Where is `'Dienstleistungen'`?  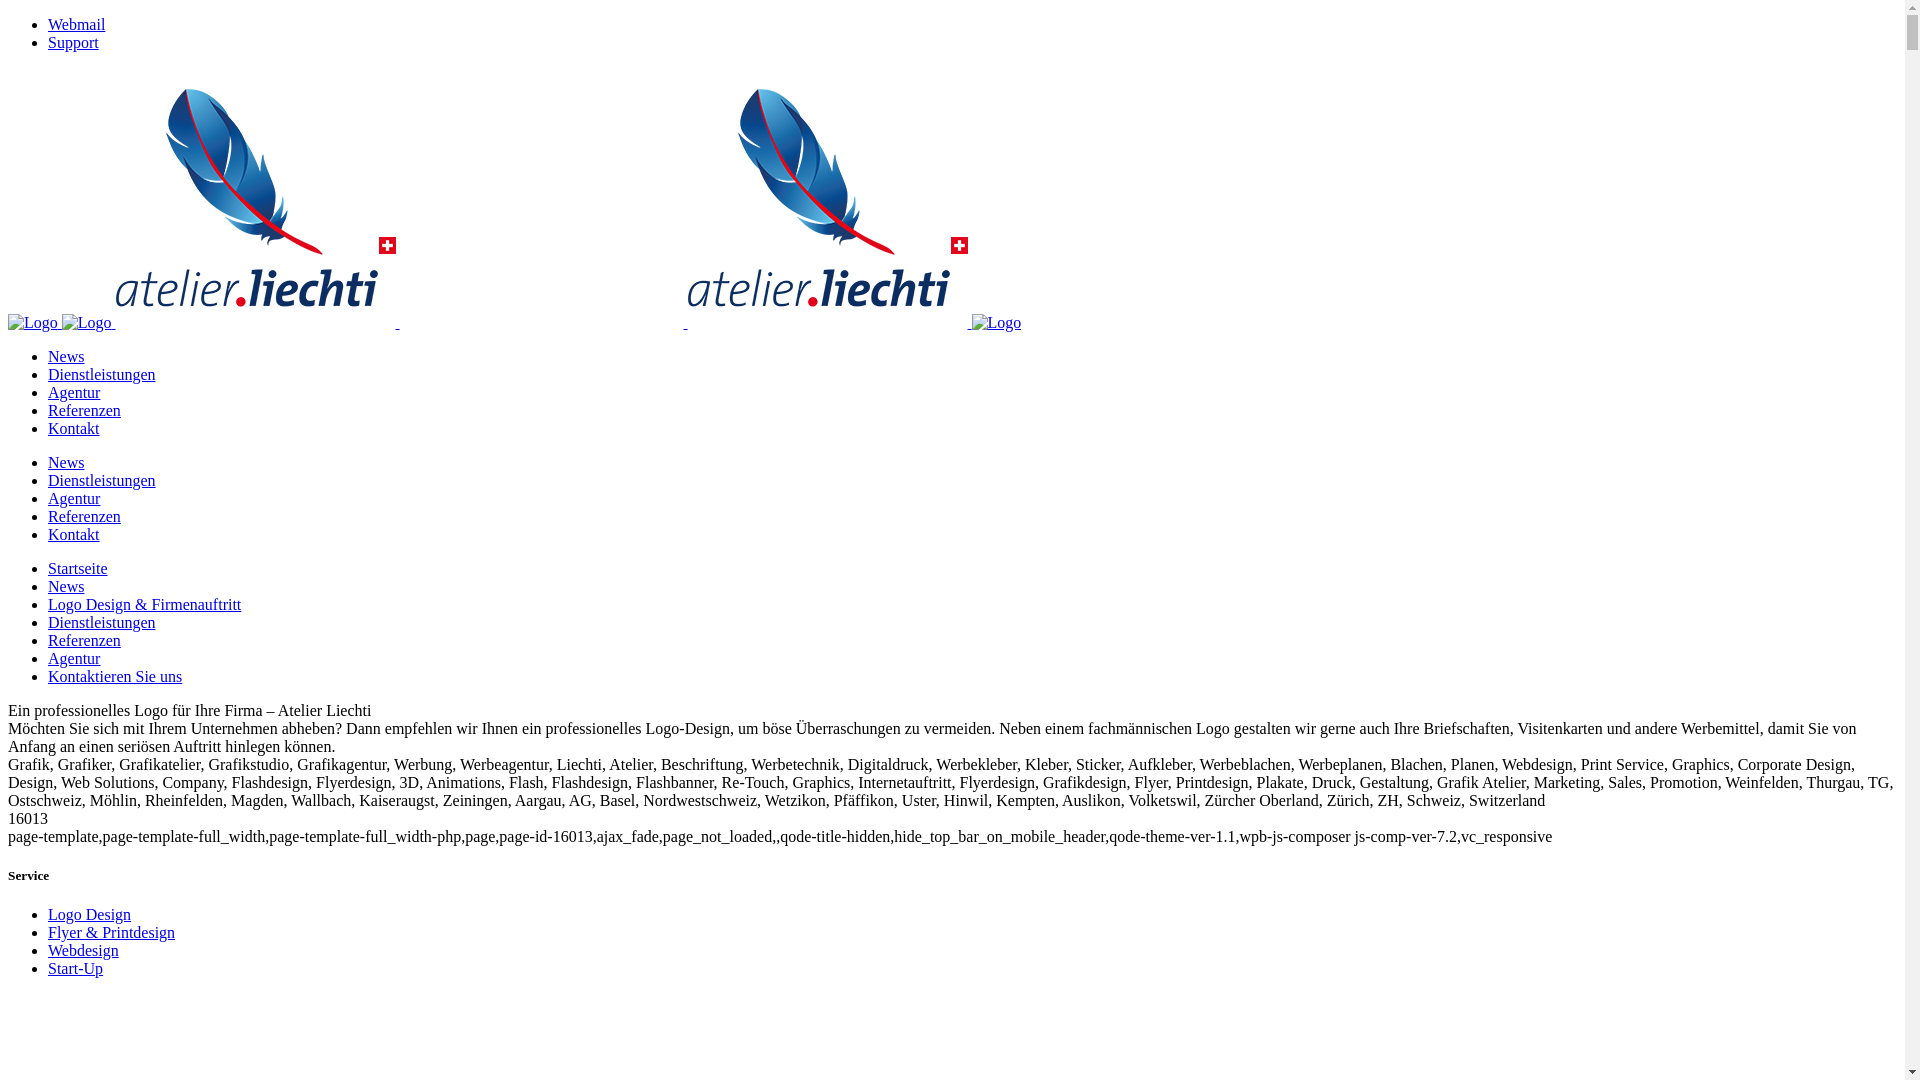 'Dienstleistungen' is located at coordinates (100, 374).